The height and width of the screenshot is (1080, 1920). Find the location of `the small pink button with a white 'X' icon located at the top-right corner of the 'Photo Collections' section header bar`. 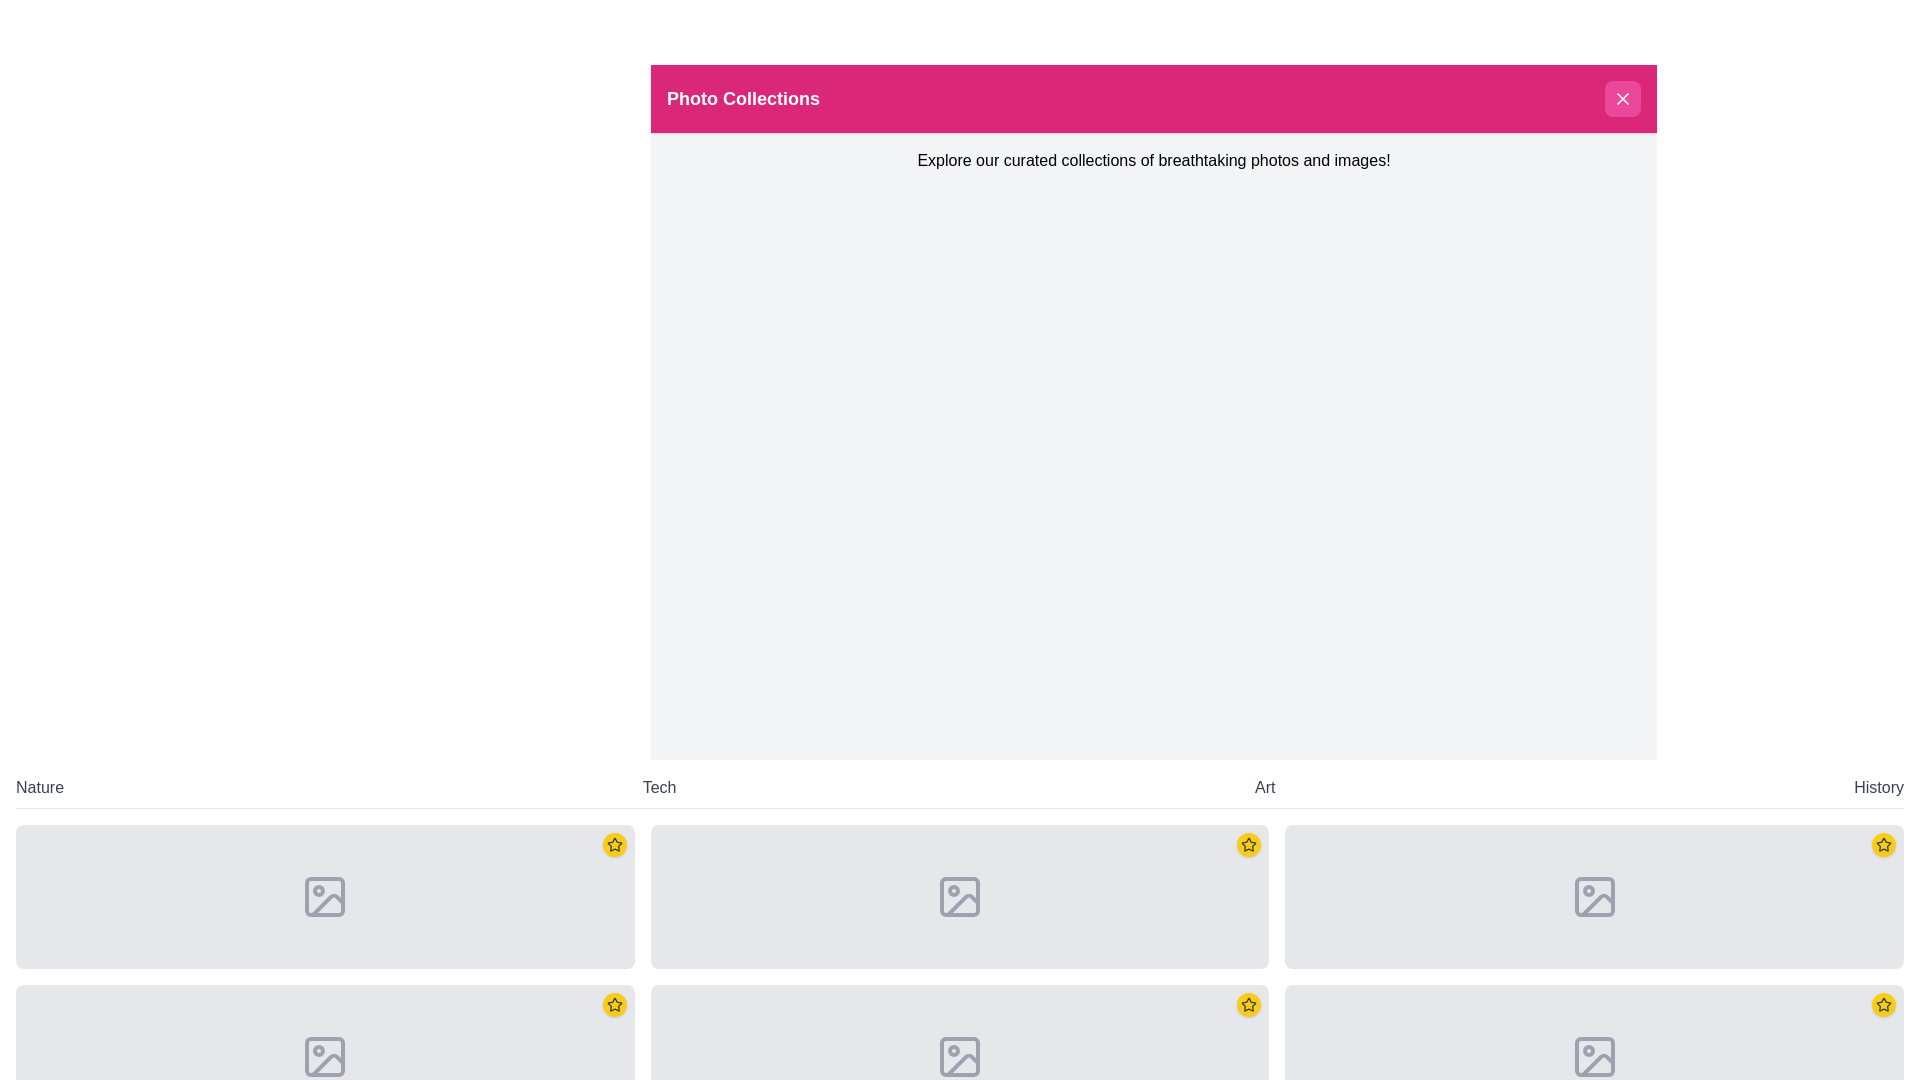

the small pink button with a white 'X' icon located at the top-right corner of the 'Photo Collections' section header bar is located at coordinates (1622, 99).